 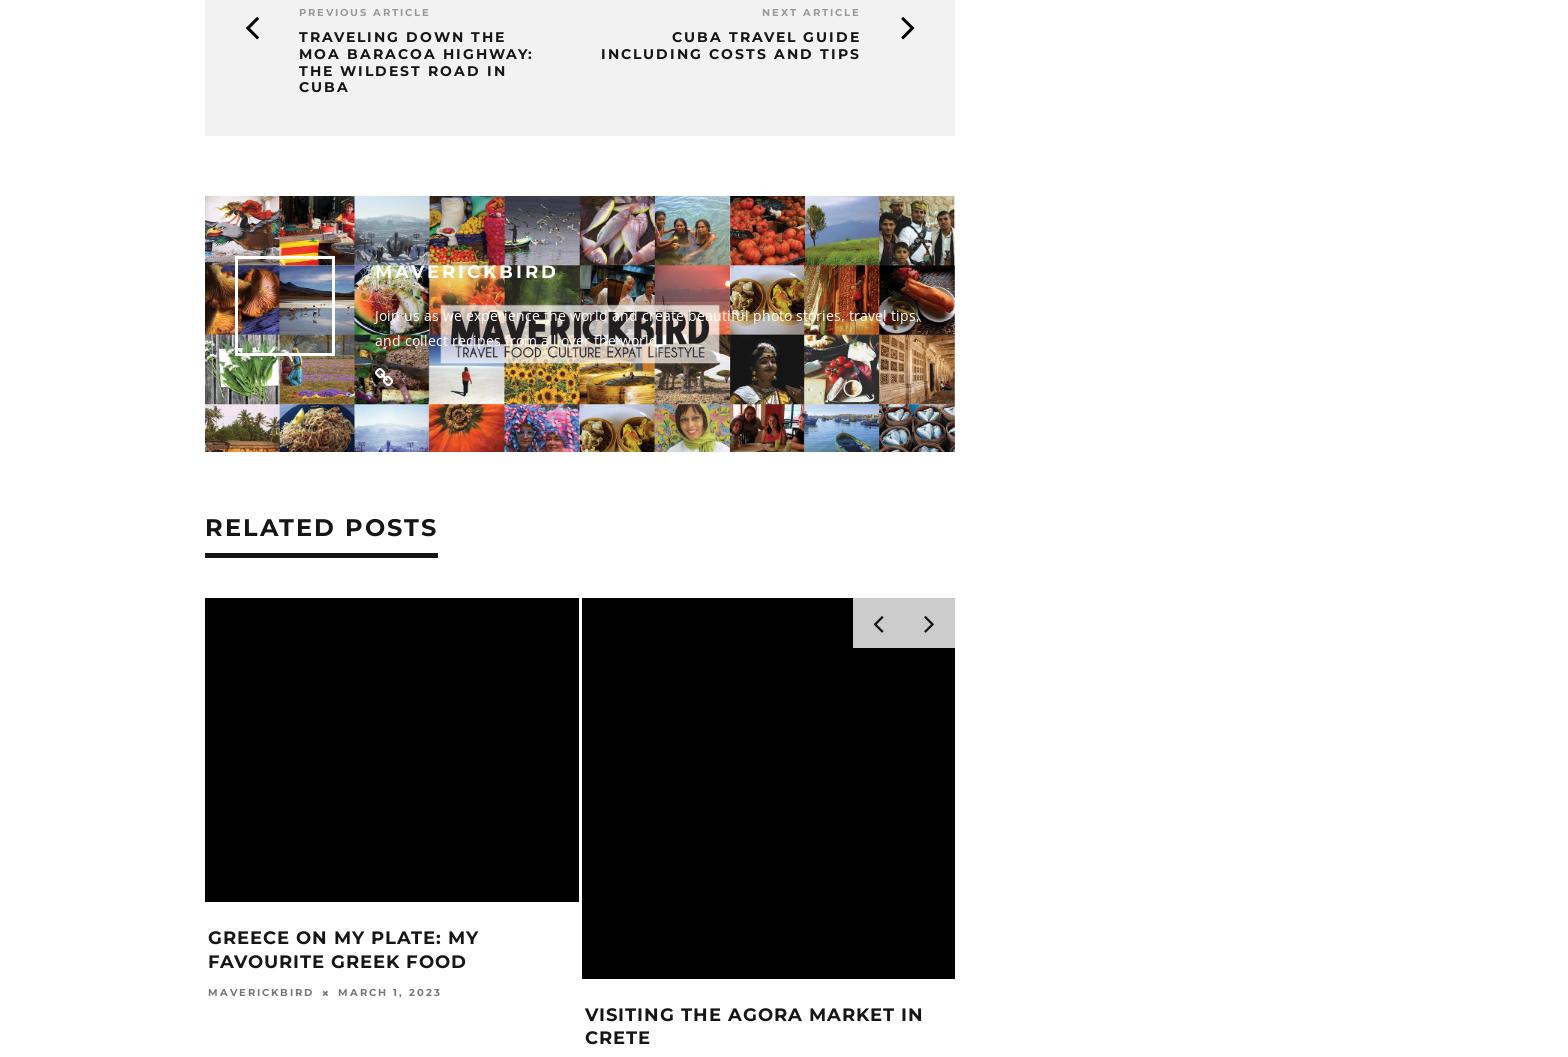 What do you see at coordinates (380, 975) in the screenshot?
I see `'March 4, 2023'` at bounding box center [380, 975].